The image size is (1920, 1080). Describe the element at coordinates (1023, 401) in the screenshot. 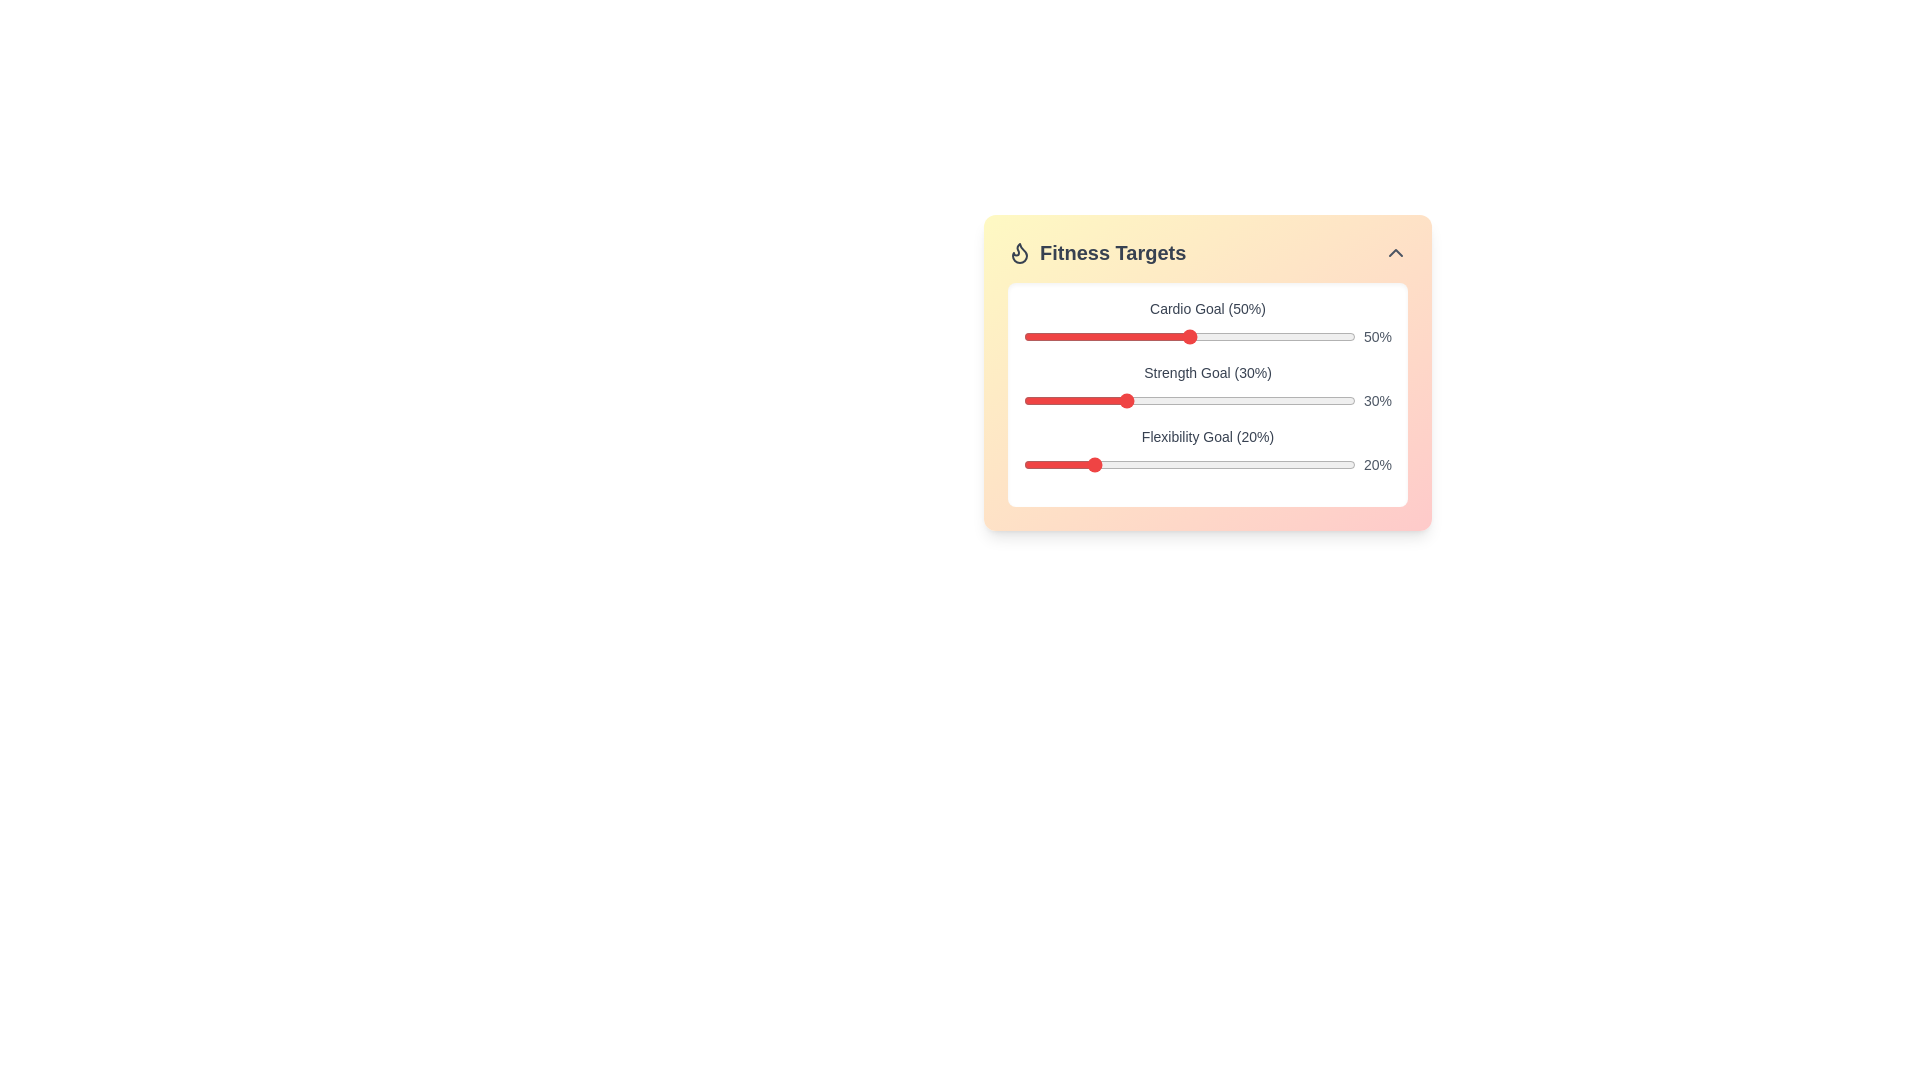

I see `the strength goal slider to 0% by dragging the slider` at that location.